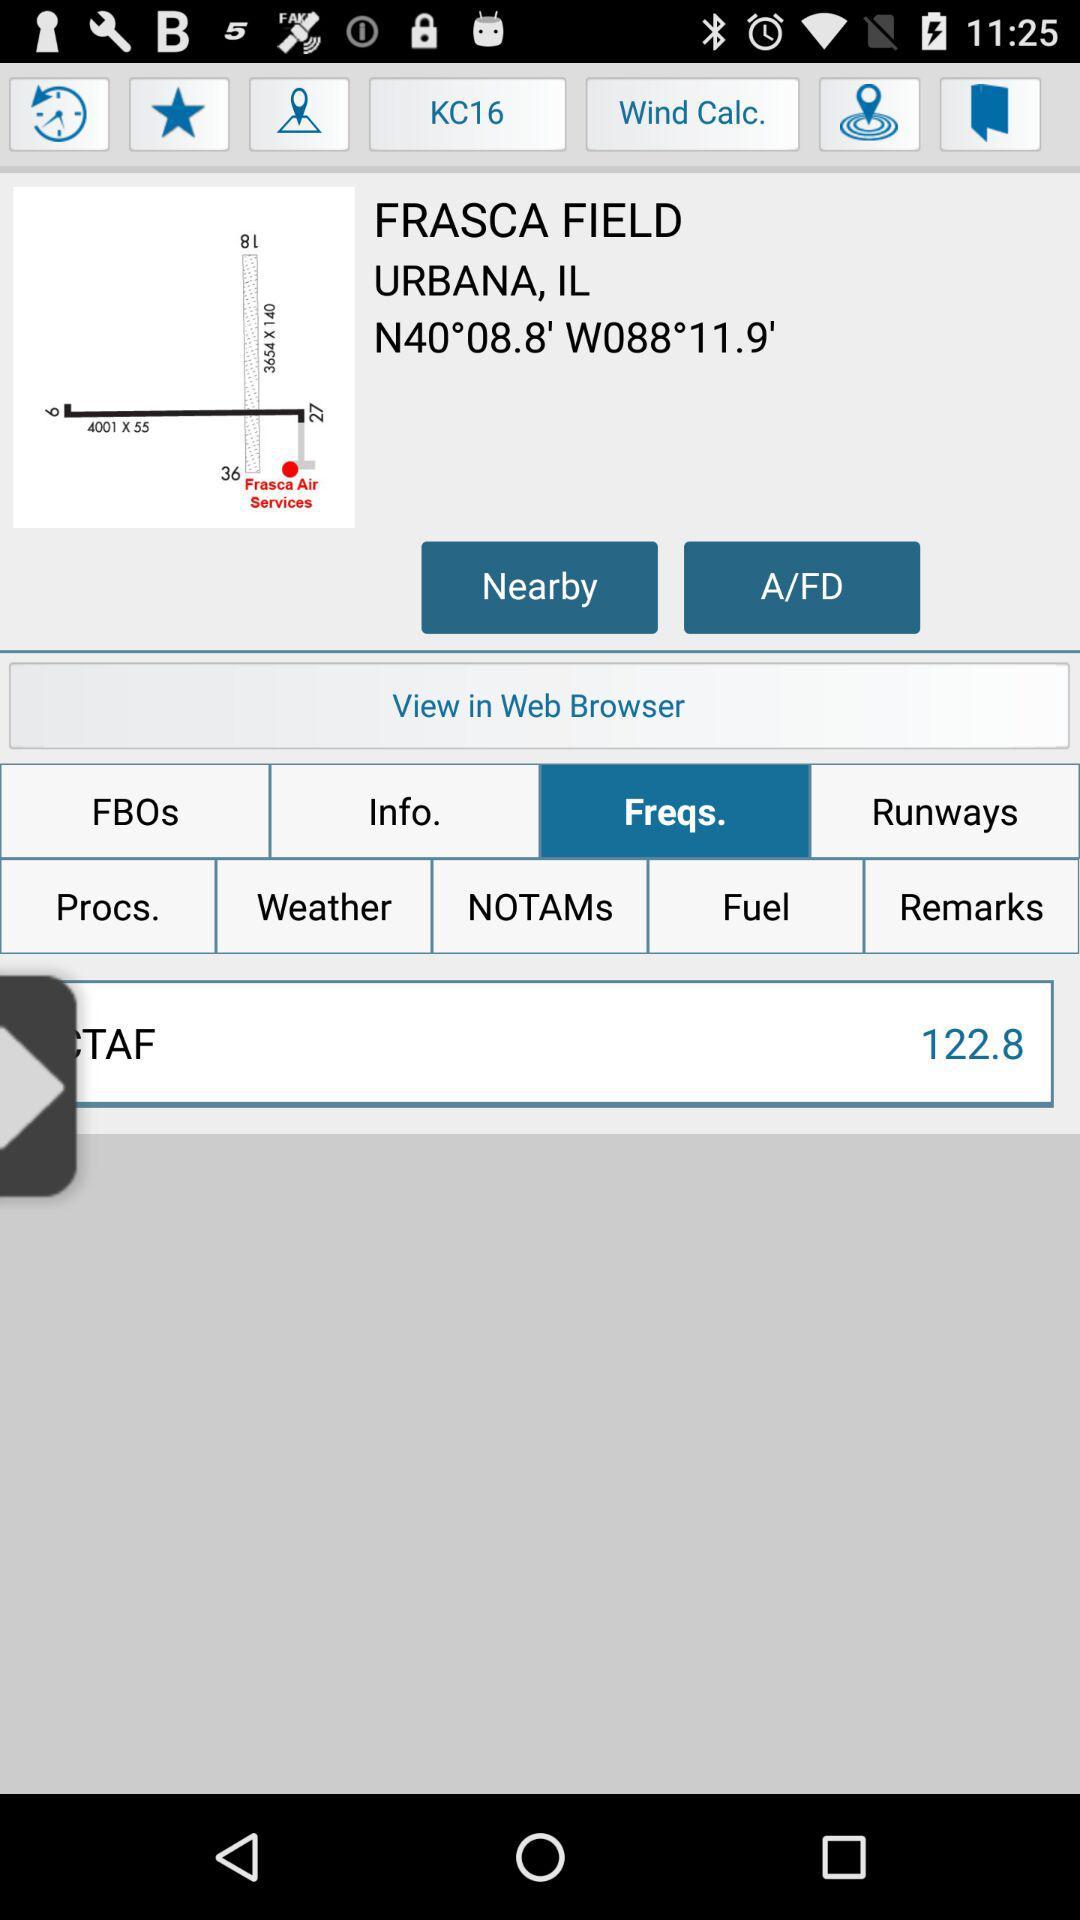  I want to click on the item to the left of kc16 button, so click(300, 118).